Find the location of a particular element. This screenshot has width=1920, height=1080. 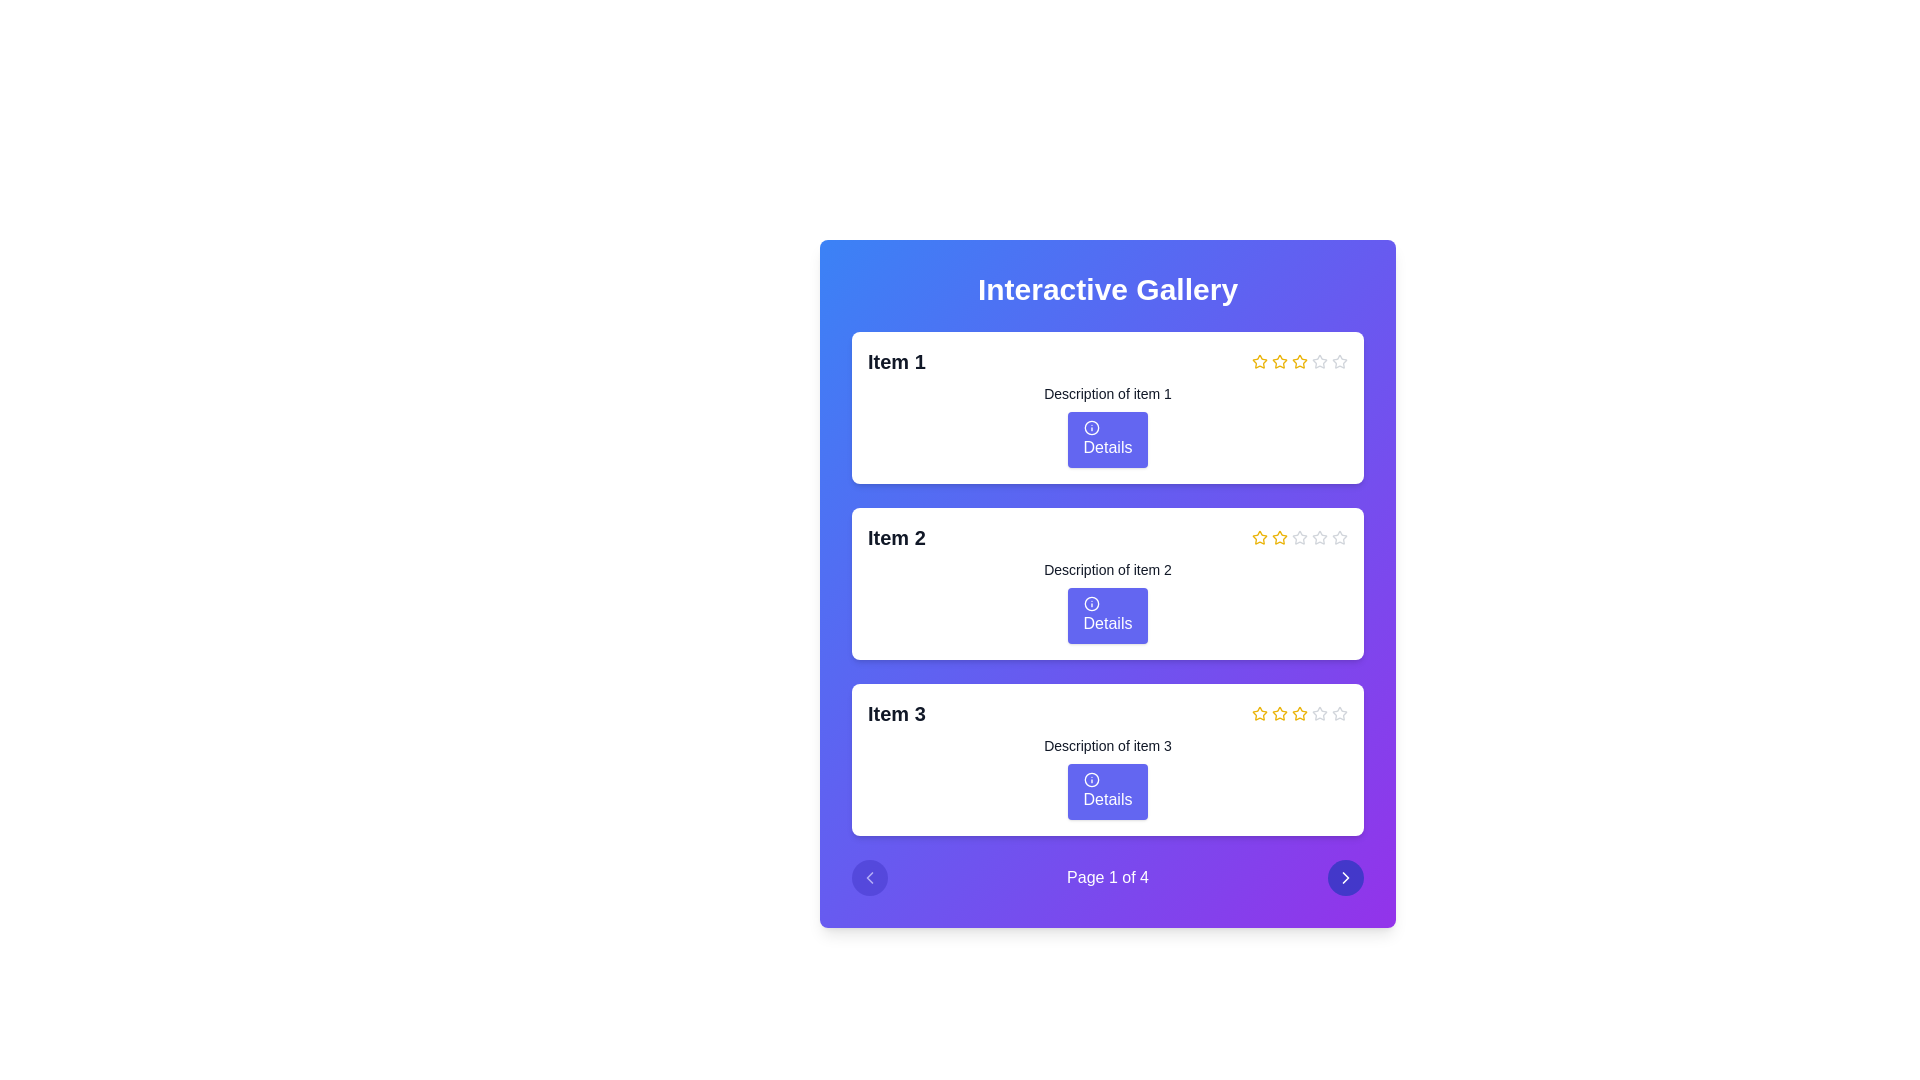

the fourth star in the rating component for 'Item 2', which is the first unfilled star in the row of rating stars is located at coordinates (1300, 536).